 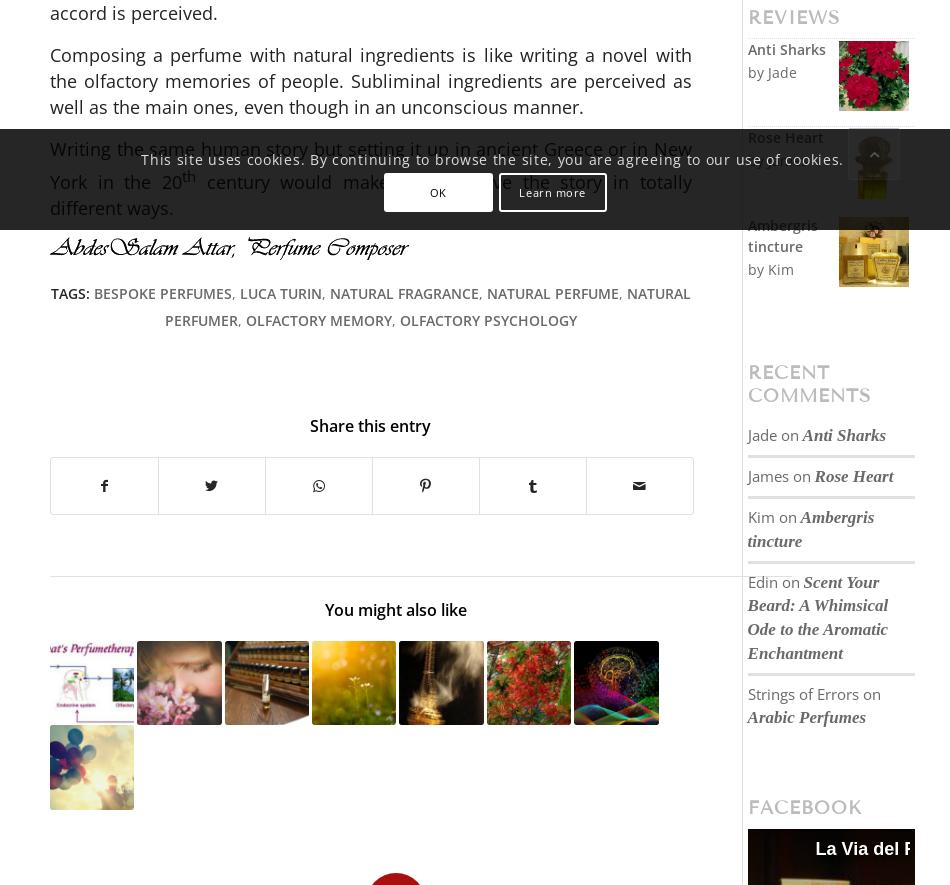 What do you see at coordinates (759, 516) in the screenshot?
I see `'Kim'` at bounding box center [759, 516].